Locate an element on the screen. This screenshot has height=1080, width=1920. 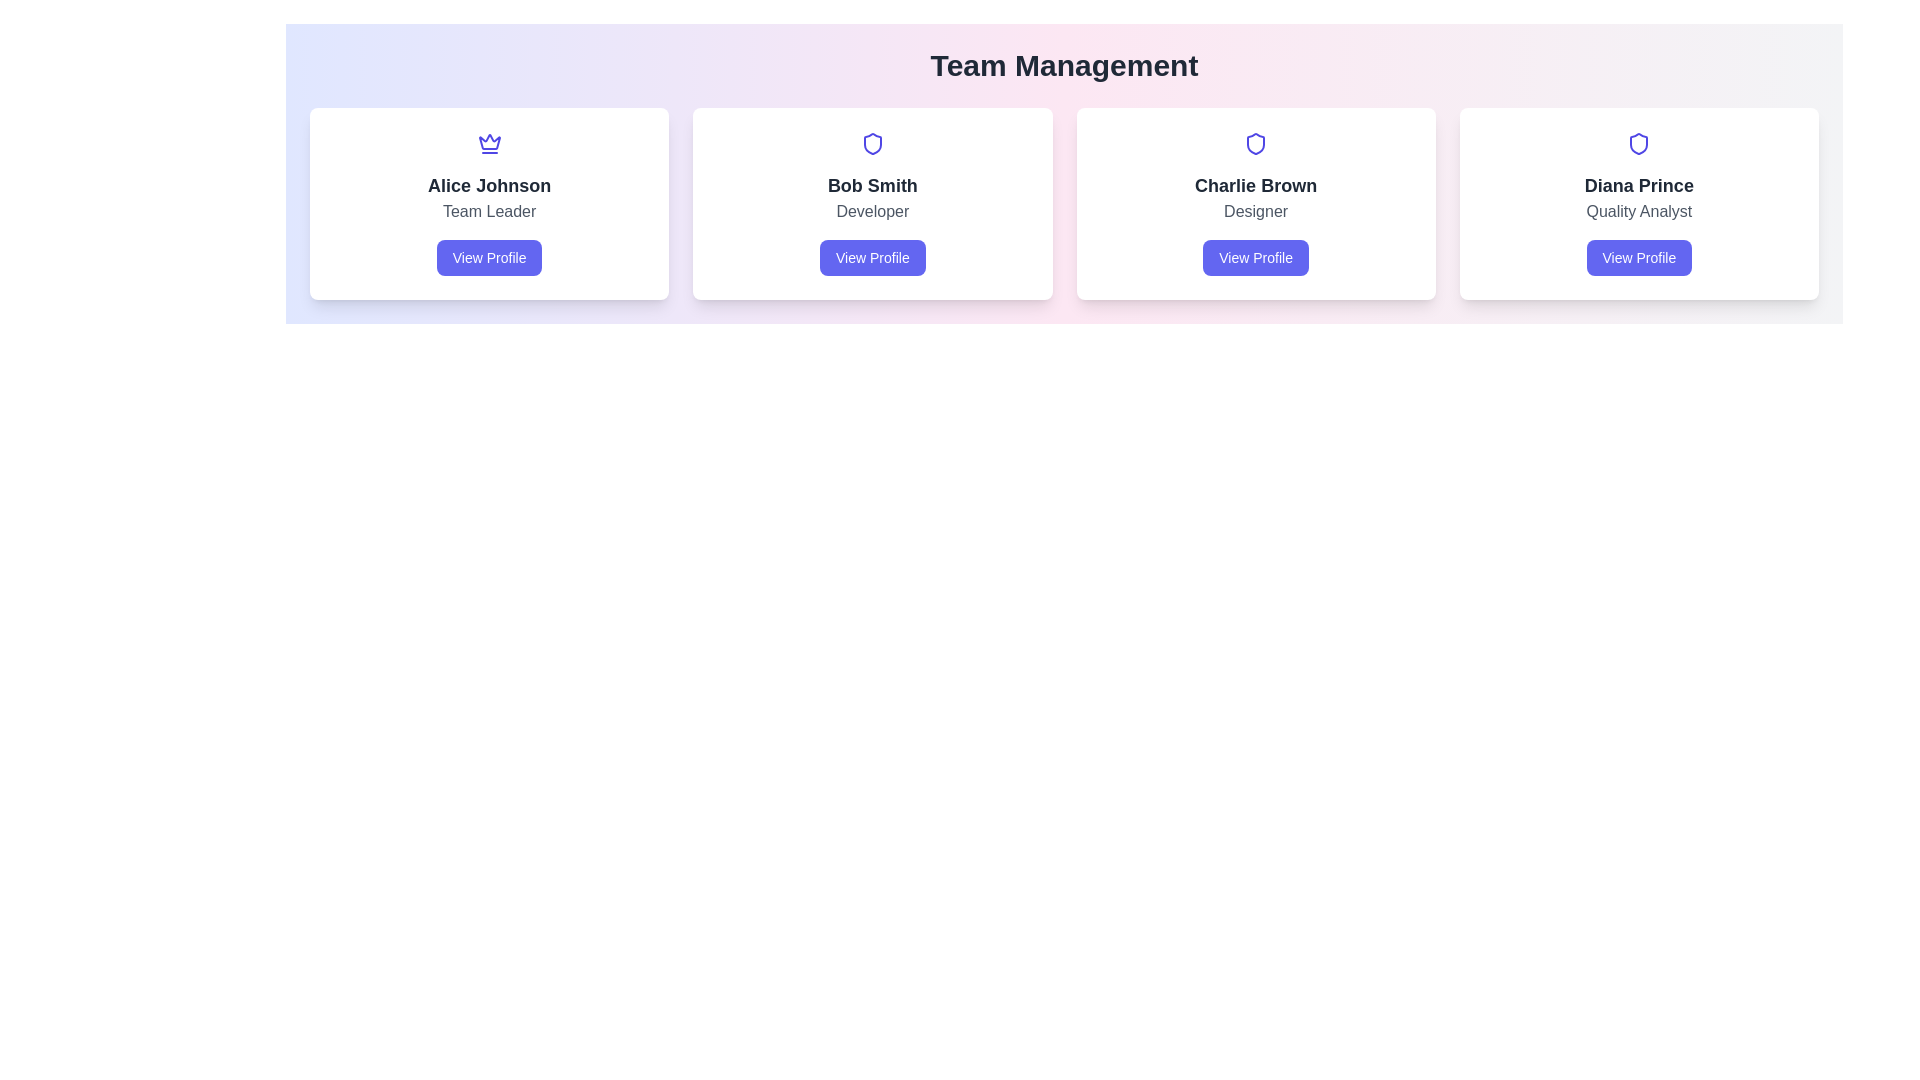
the shield icon located at the topmost section of the profile card for 'Diana Prince', which is the fourth item in a horizontal sequence is located at coordinates (1639, 142).